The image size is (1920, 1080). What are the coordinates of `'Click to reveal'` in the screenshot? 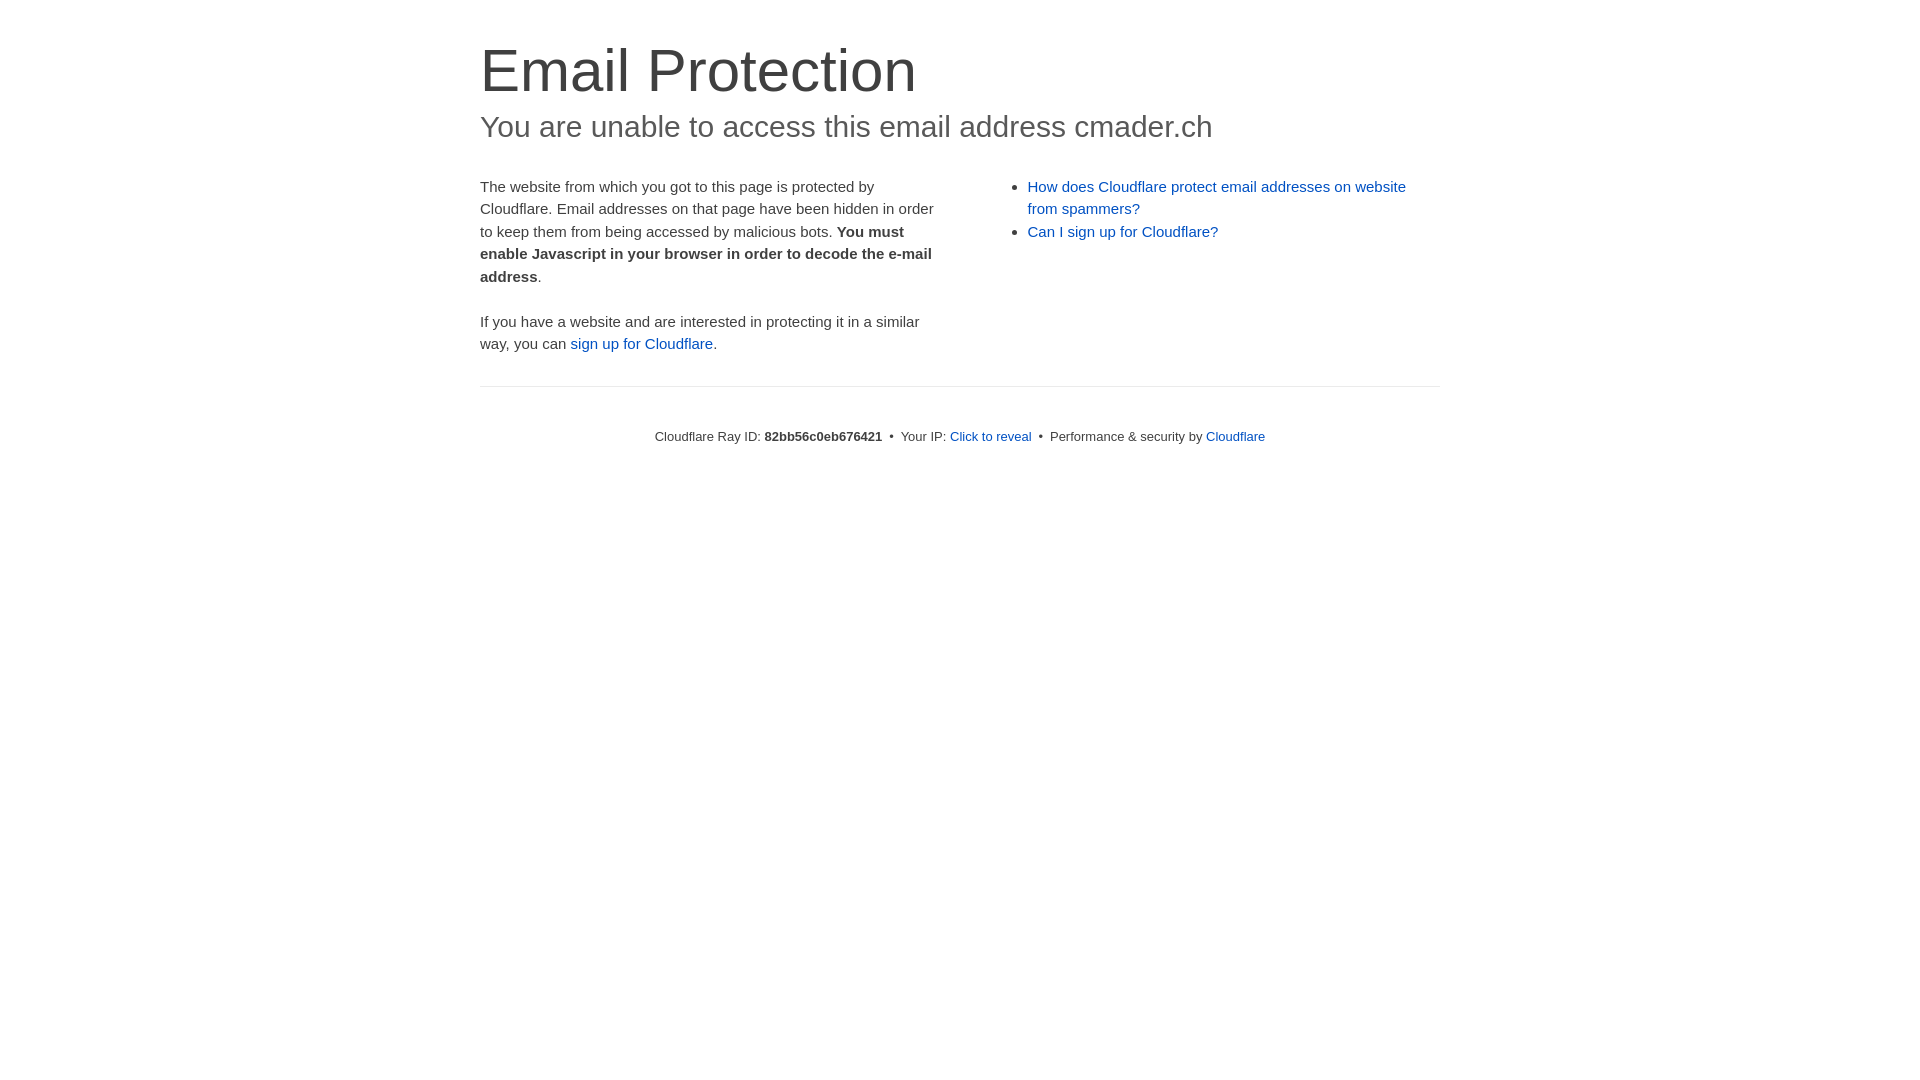 It's located at (990, 435).